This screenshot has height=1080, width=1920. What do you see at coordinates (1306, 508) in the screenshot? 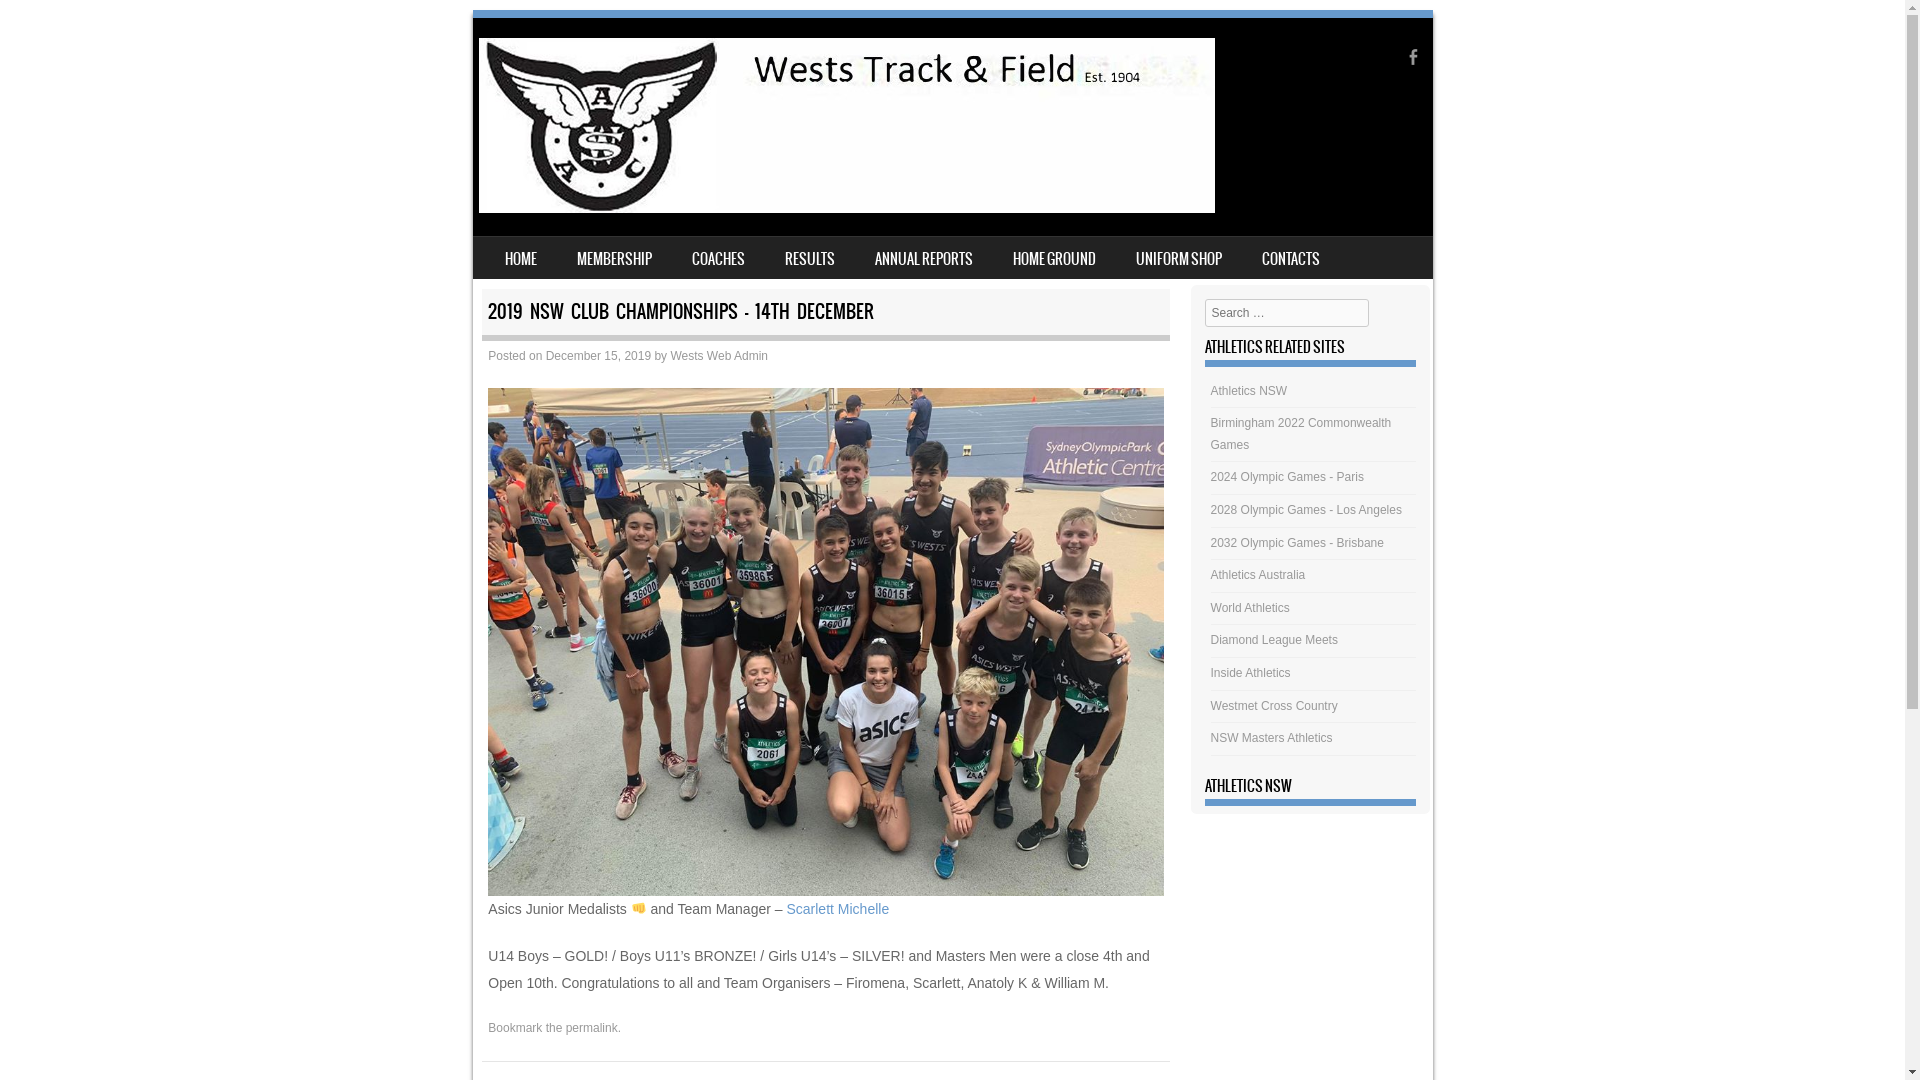
I see `'2028 Olympic Games - Los Angeles'` at bounding box center [1306, 508].